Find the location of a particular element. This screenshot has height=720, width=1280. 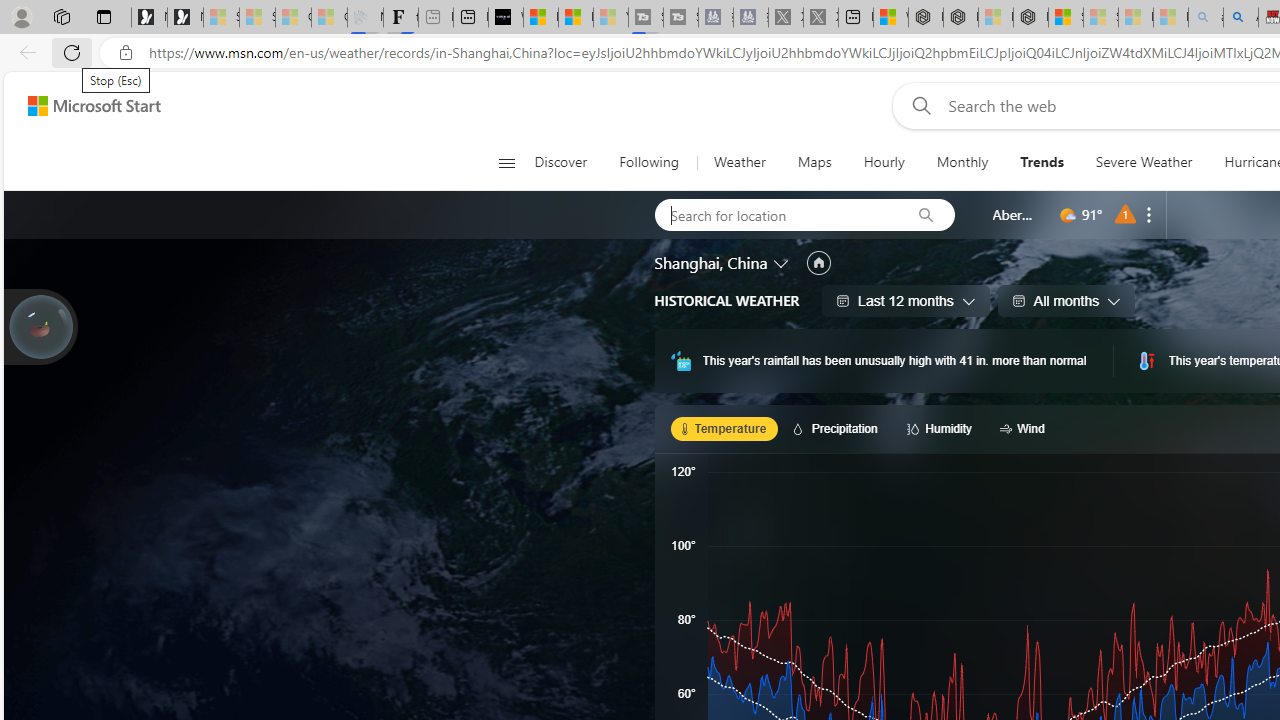

'Aberdeen' is located at coordinates (1014, 214).